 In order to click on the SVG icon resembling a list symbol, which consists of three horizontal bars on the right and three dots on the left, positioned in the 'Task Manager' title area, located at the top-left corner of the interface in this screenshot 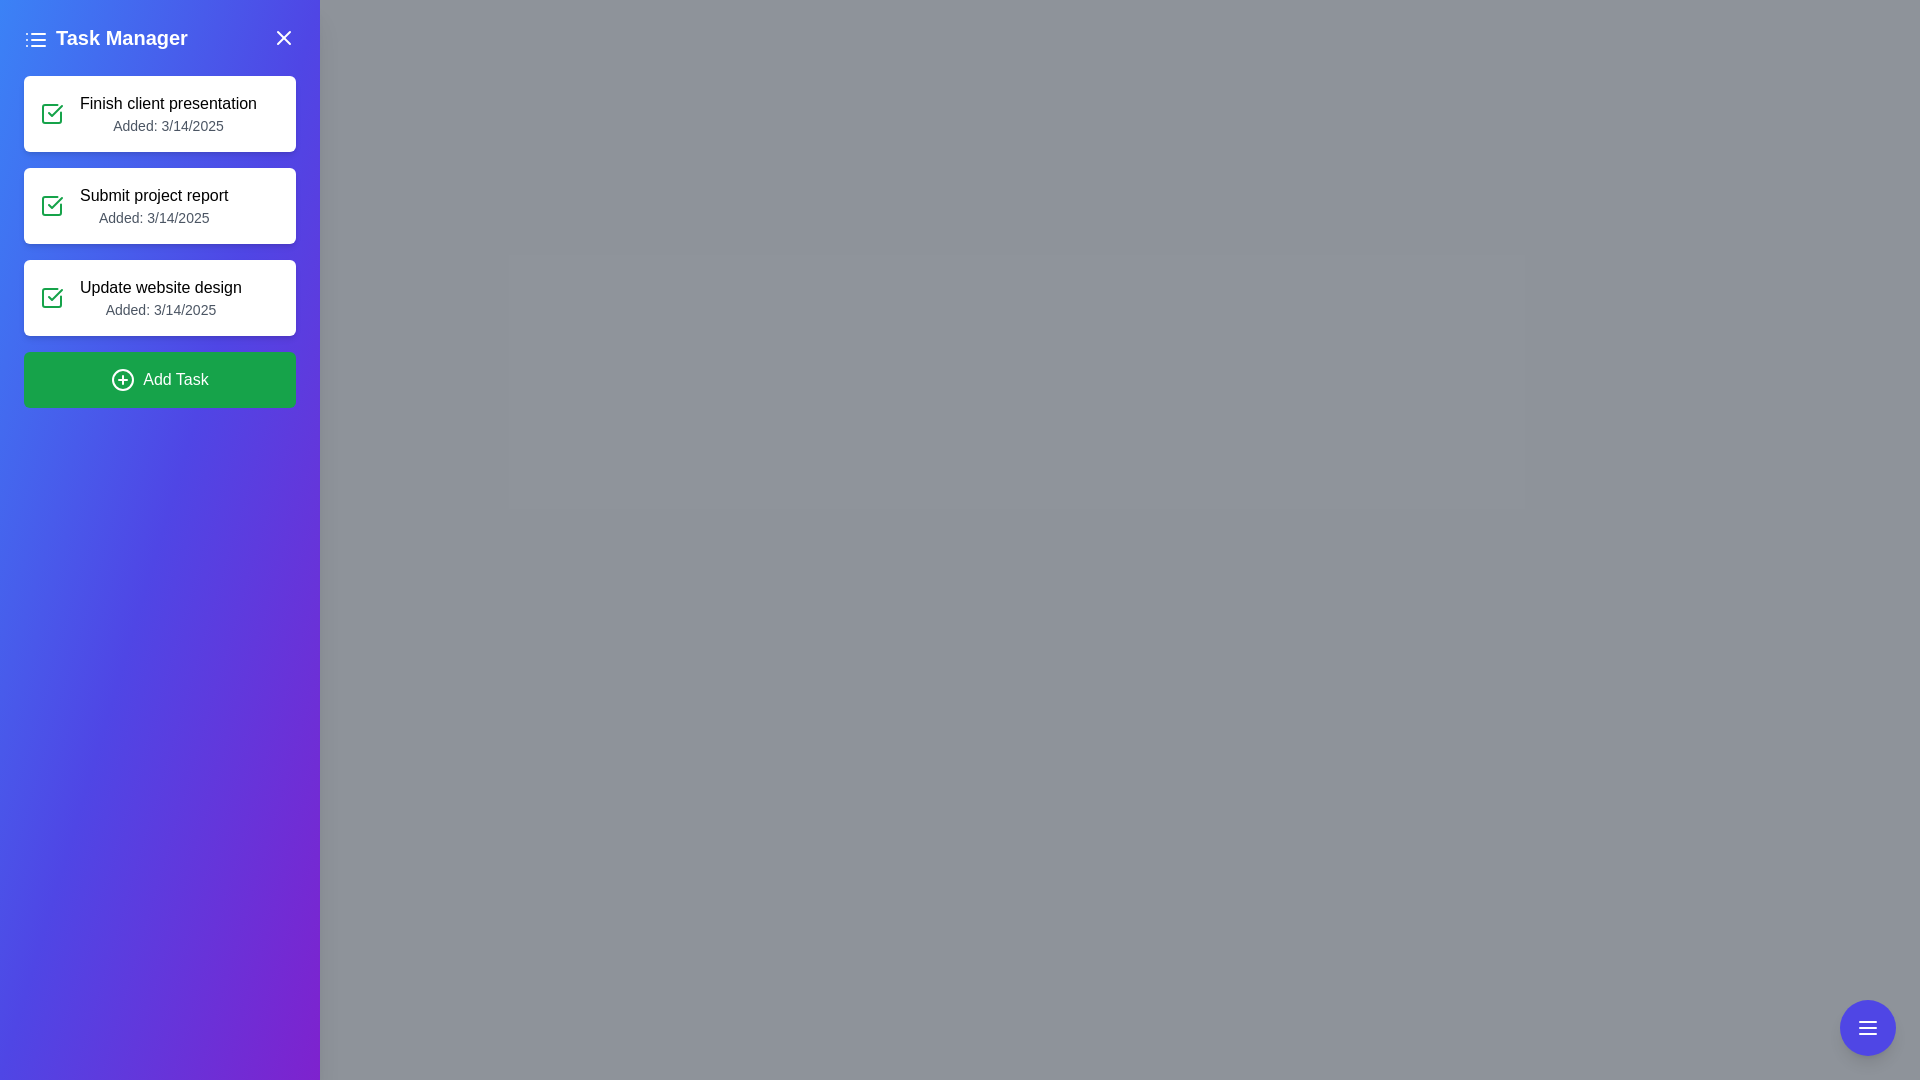, I will do `click(35, 38)`.